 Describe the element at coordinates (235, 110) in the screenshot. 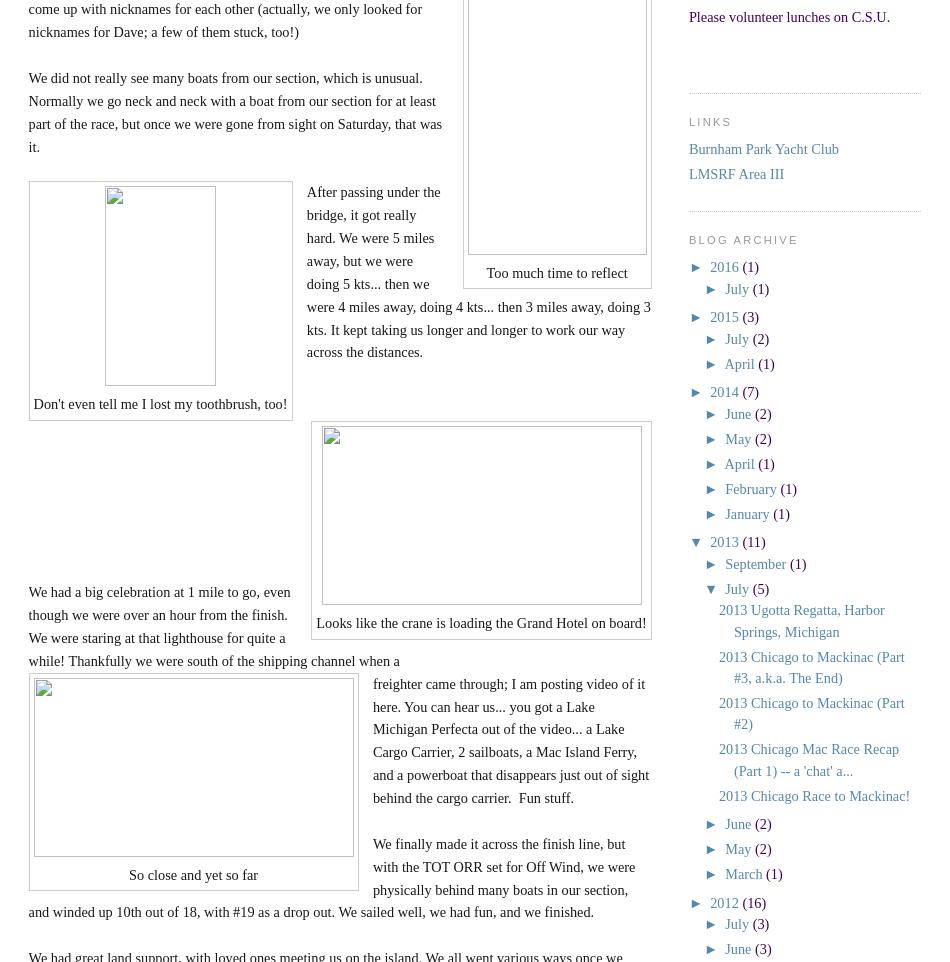

I see `'We did not really see many boats from our section, which is unusual. Normally we go neck and neck with a boat from our section for at least part of the race, but once we were gone from sight on Saturday, that was it.'` at that location.